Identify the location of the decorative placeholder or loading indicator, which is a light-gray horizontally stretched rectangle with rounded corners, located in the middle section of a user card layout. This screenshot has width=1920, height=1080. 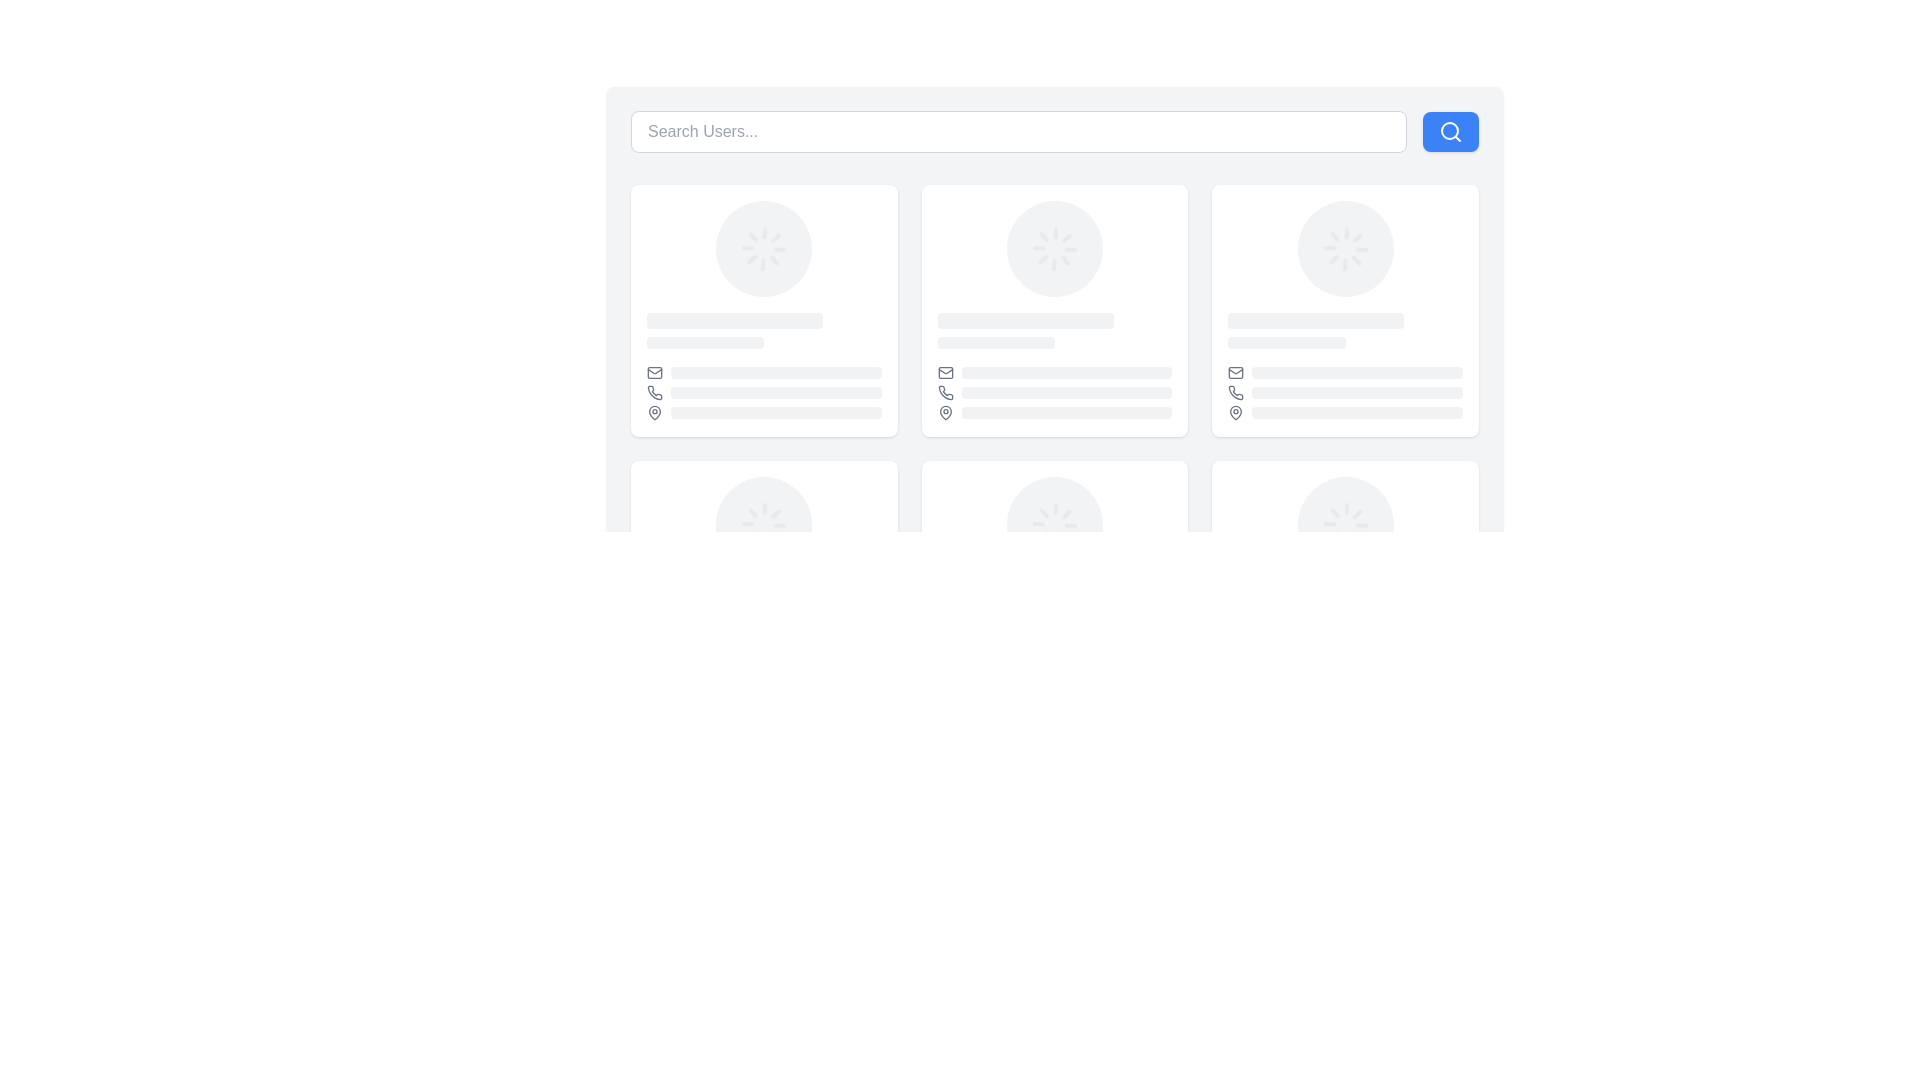
(775, 393).